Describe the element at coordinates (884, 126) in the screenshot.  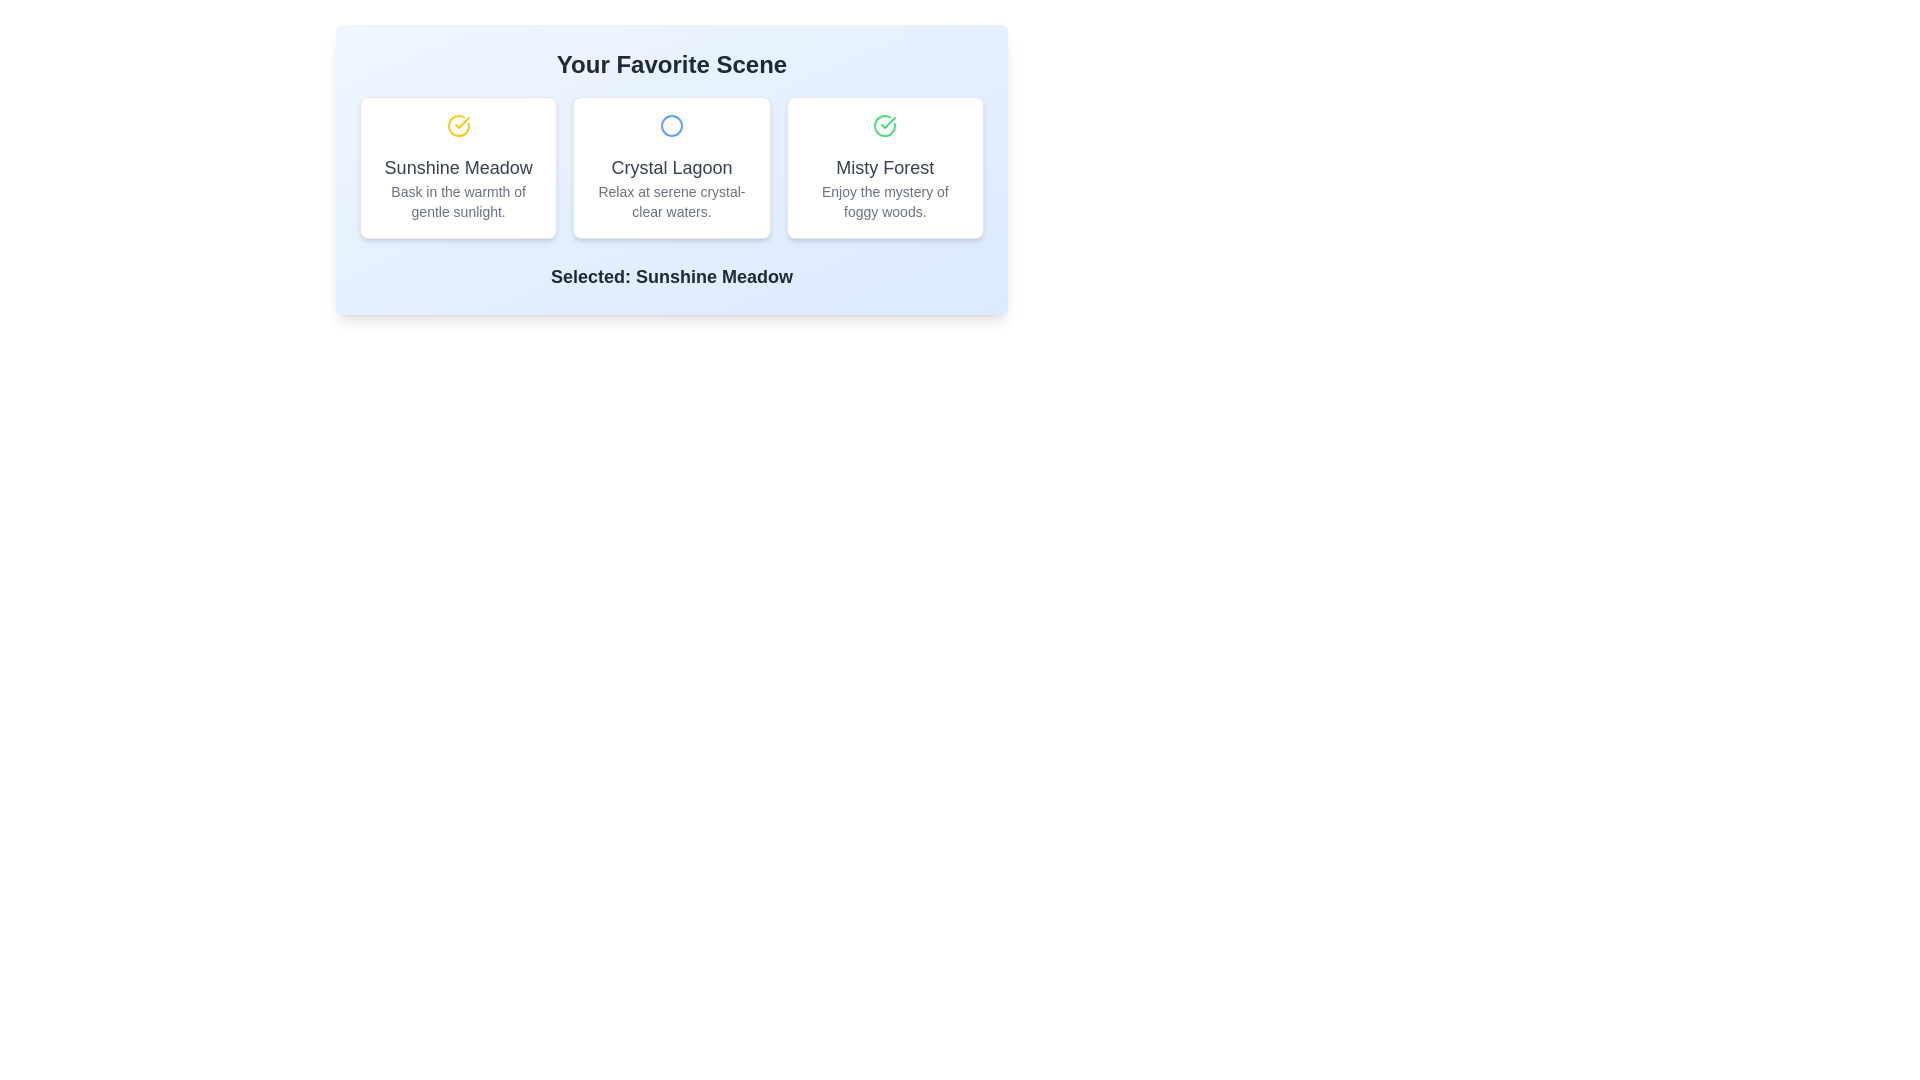
I see `the selection status icon for the 'Misty Forest' card, located at the top center of the card in the rightmost position among three horizontally displayed cards` at that location.